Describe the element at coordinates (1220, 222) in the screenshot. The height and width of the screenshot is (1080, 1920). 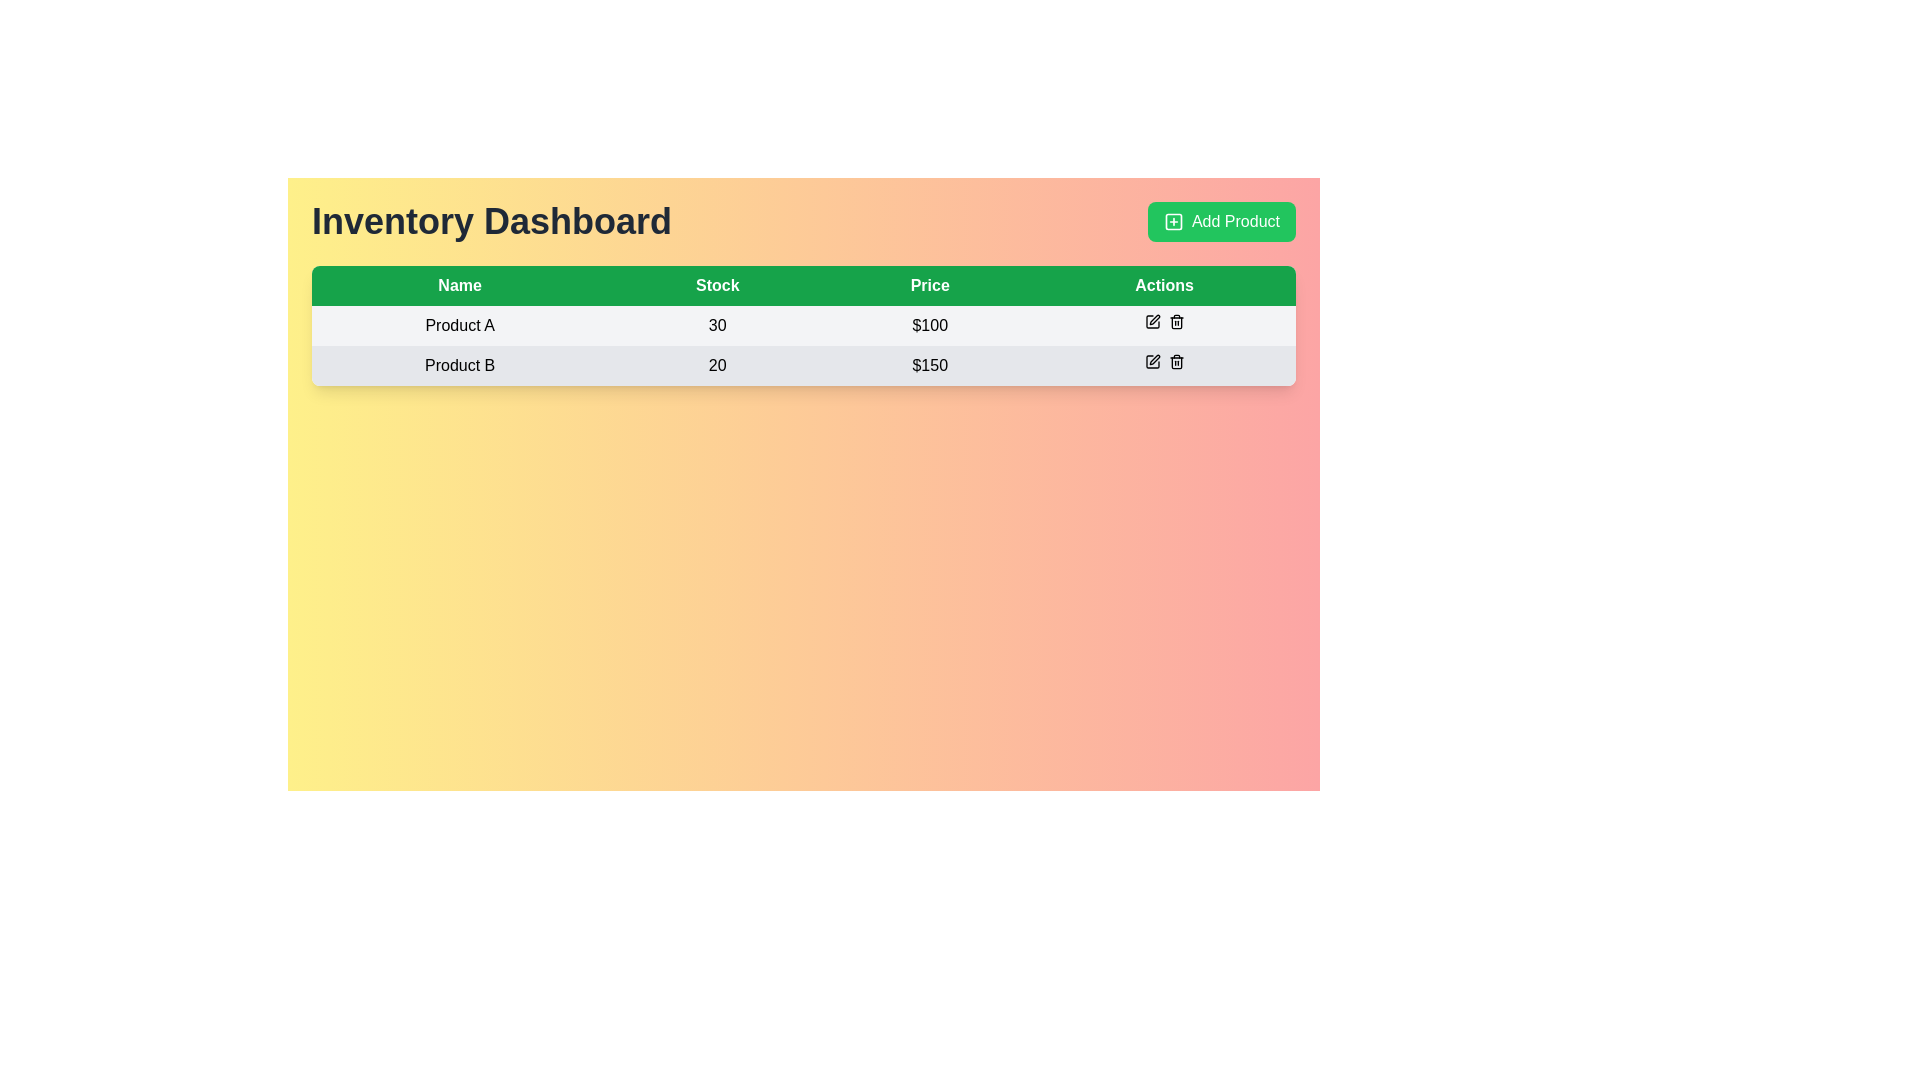
I see `the 'Add New Product' button located at the top-right corner of the 'Inventory Dashboard' header to observe any hover effects` at that location.